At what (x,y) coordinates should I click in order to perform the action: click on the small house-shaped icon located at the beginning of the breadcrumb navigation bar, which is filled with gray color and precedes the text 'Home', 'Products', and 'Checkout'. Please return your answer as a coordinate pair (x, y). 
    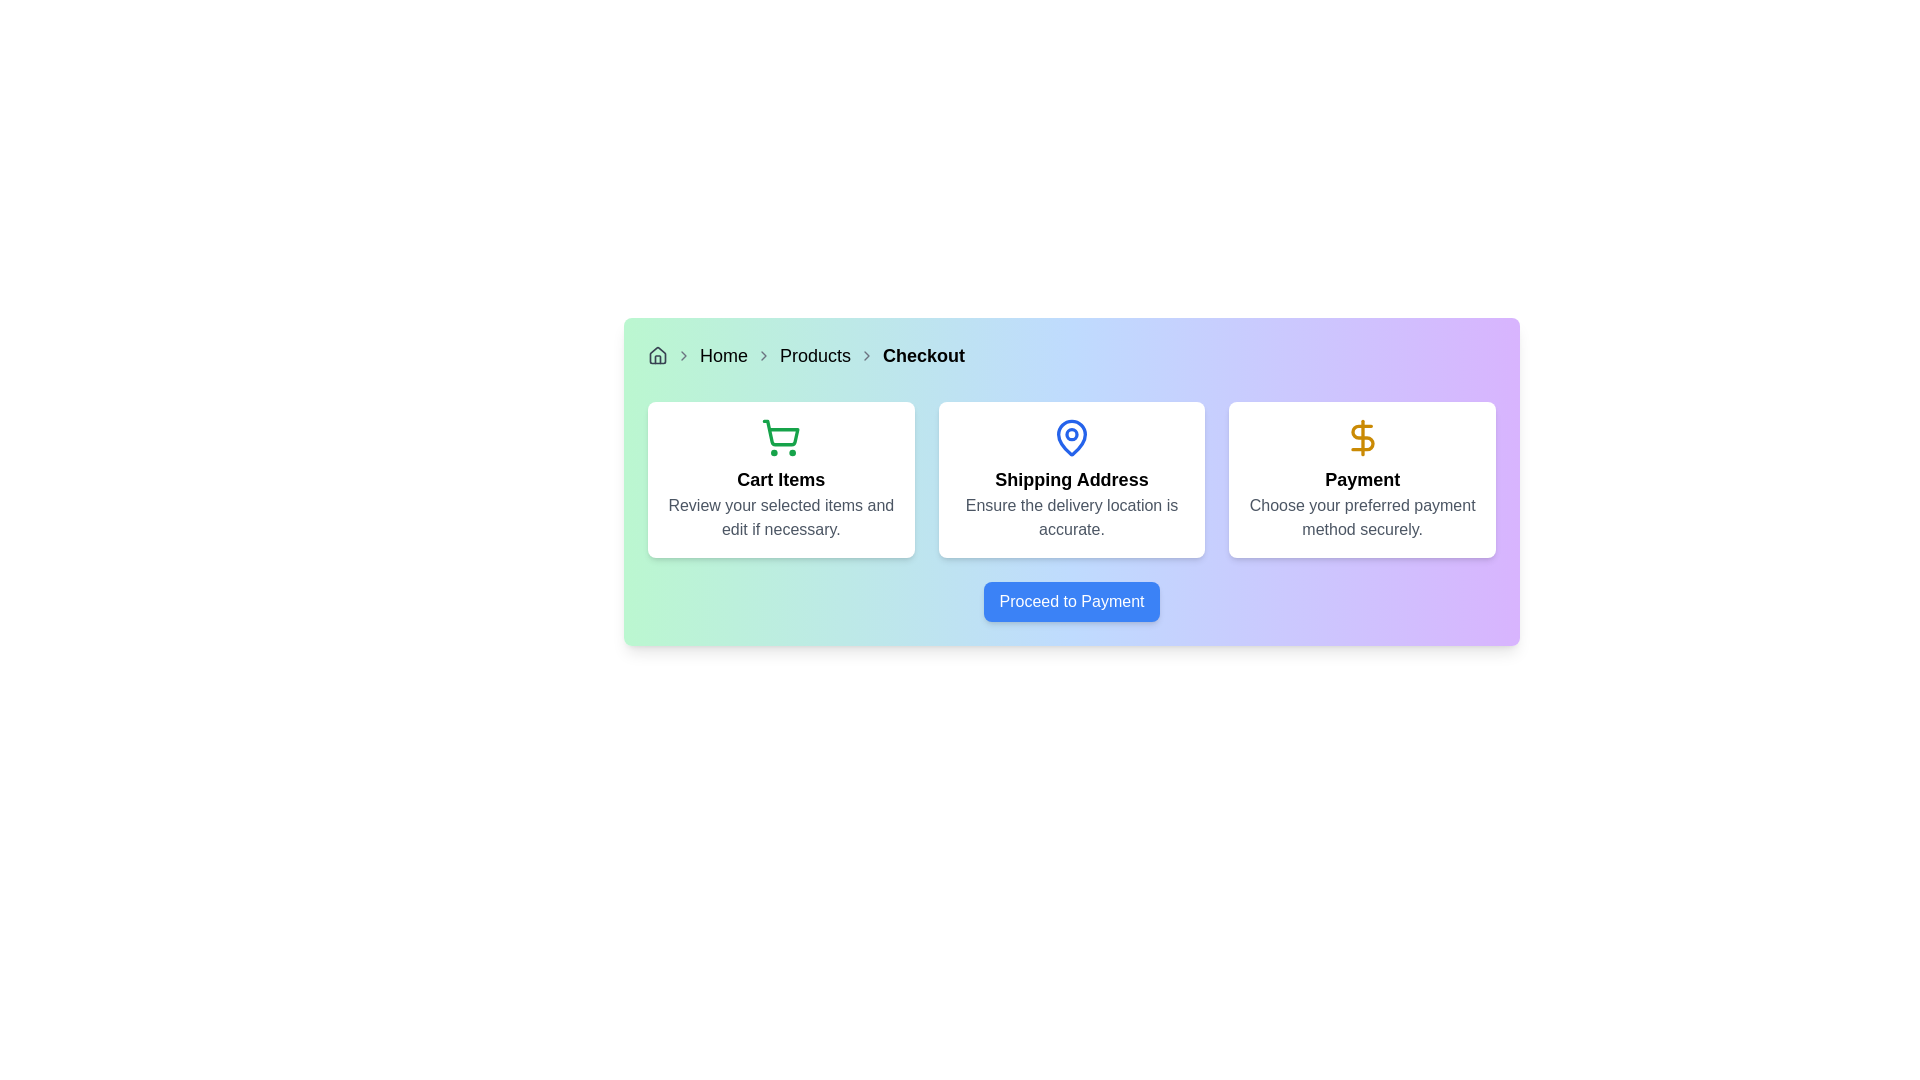
    Looking at the image, I should click on (657, 354).